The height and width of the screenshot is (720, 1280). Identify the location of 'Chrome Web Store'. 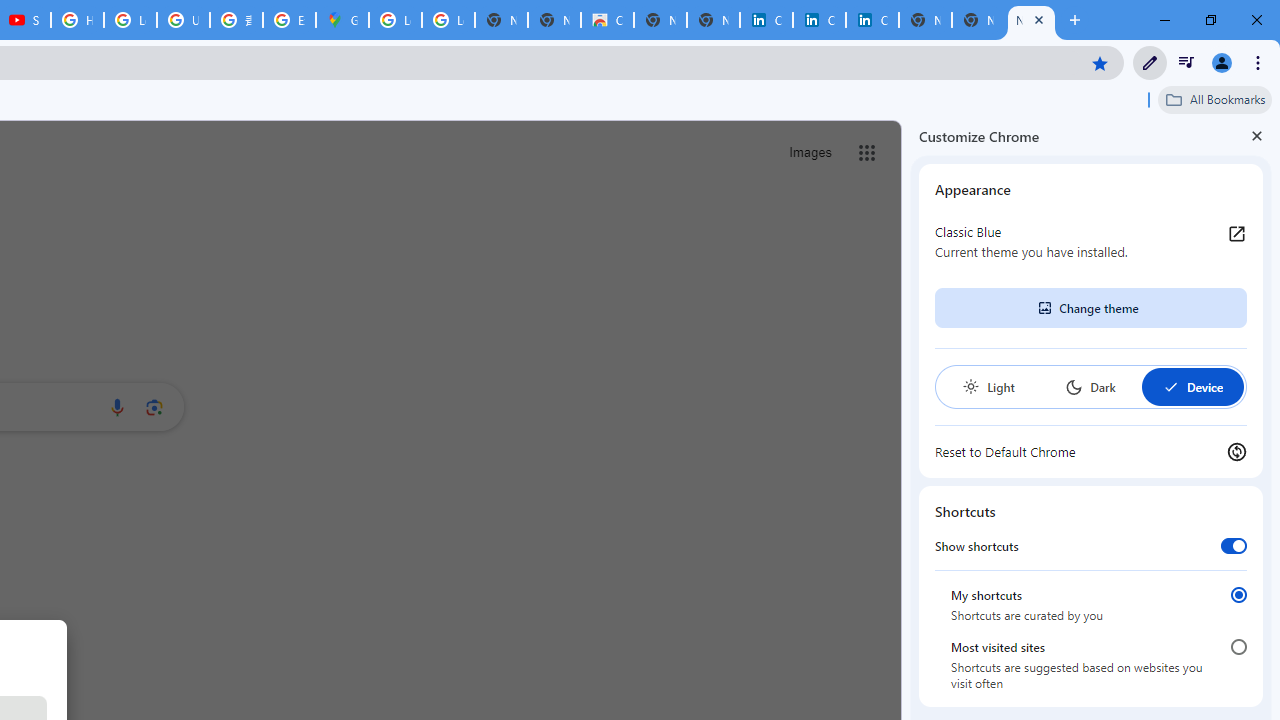
(606, 20).